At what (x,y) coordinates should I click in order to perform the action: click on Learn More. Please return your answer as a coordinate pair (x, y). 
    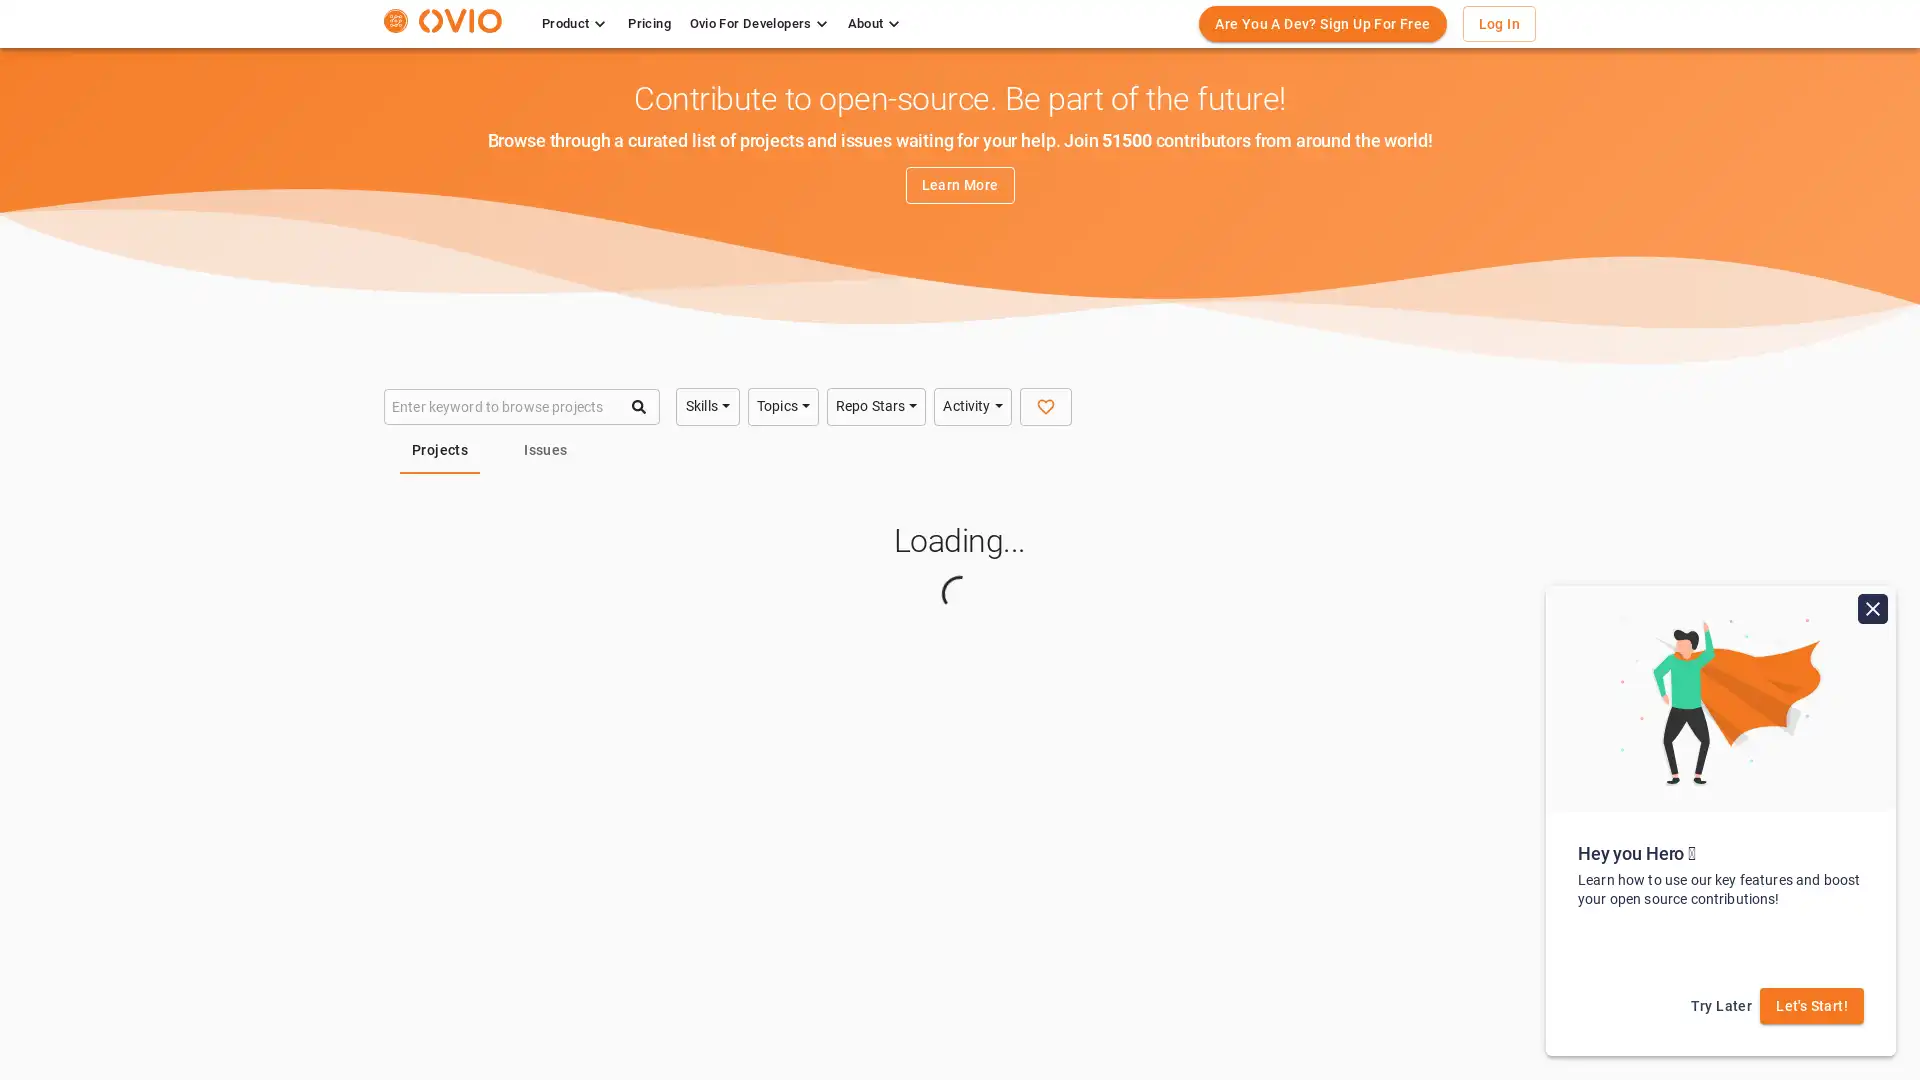
    Looking at the image, I should click on (958, 185).